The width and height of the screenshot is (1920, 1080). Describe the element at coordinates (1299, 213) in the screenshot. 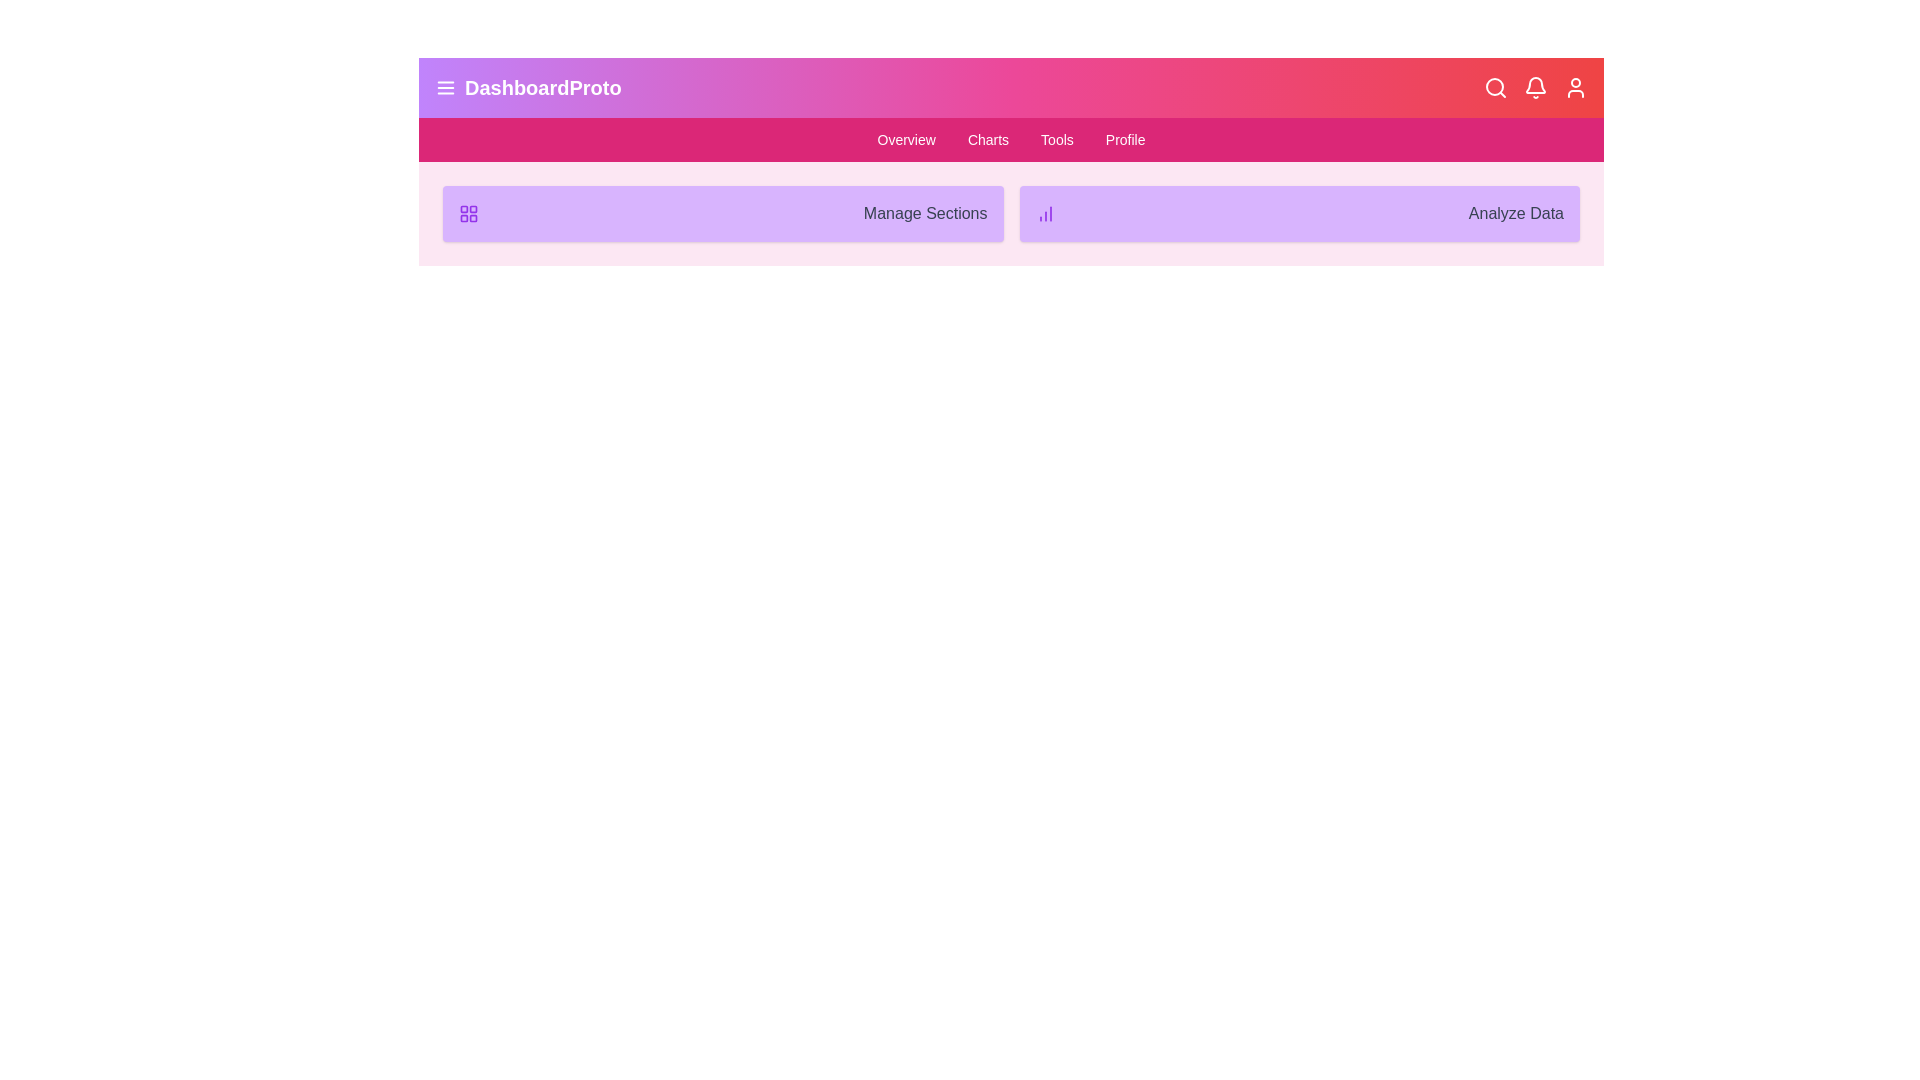

I see `the text element 'Analyze Data' to inspect its layout` at that location.